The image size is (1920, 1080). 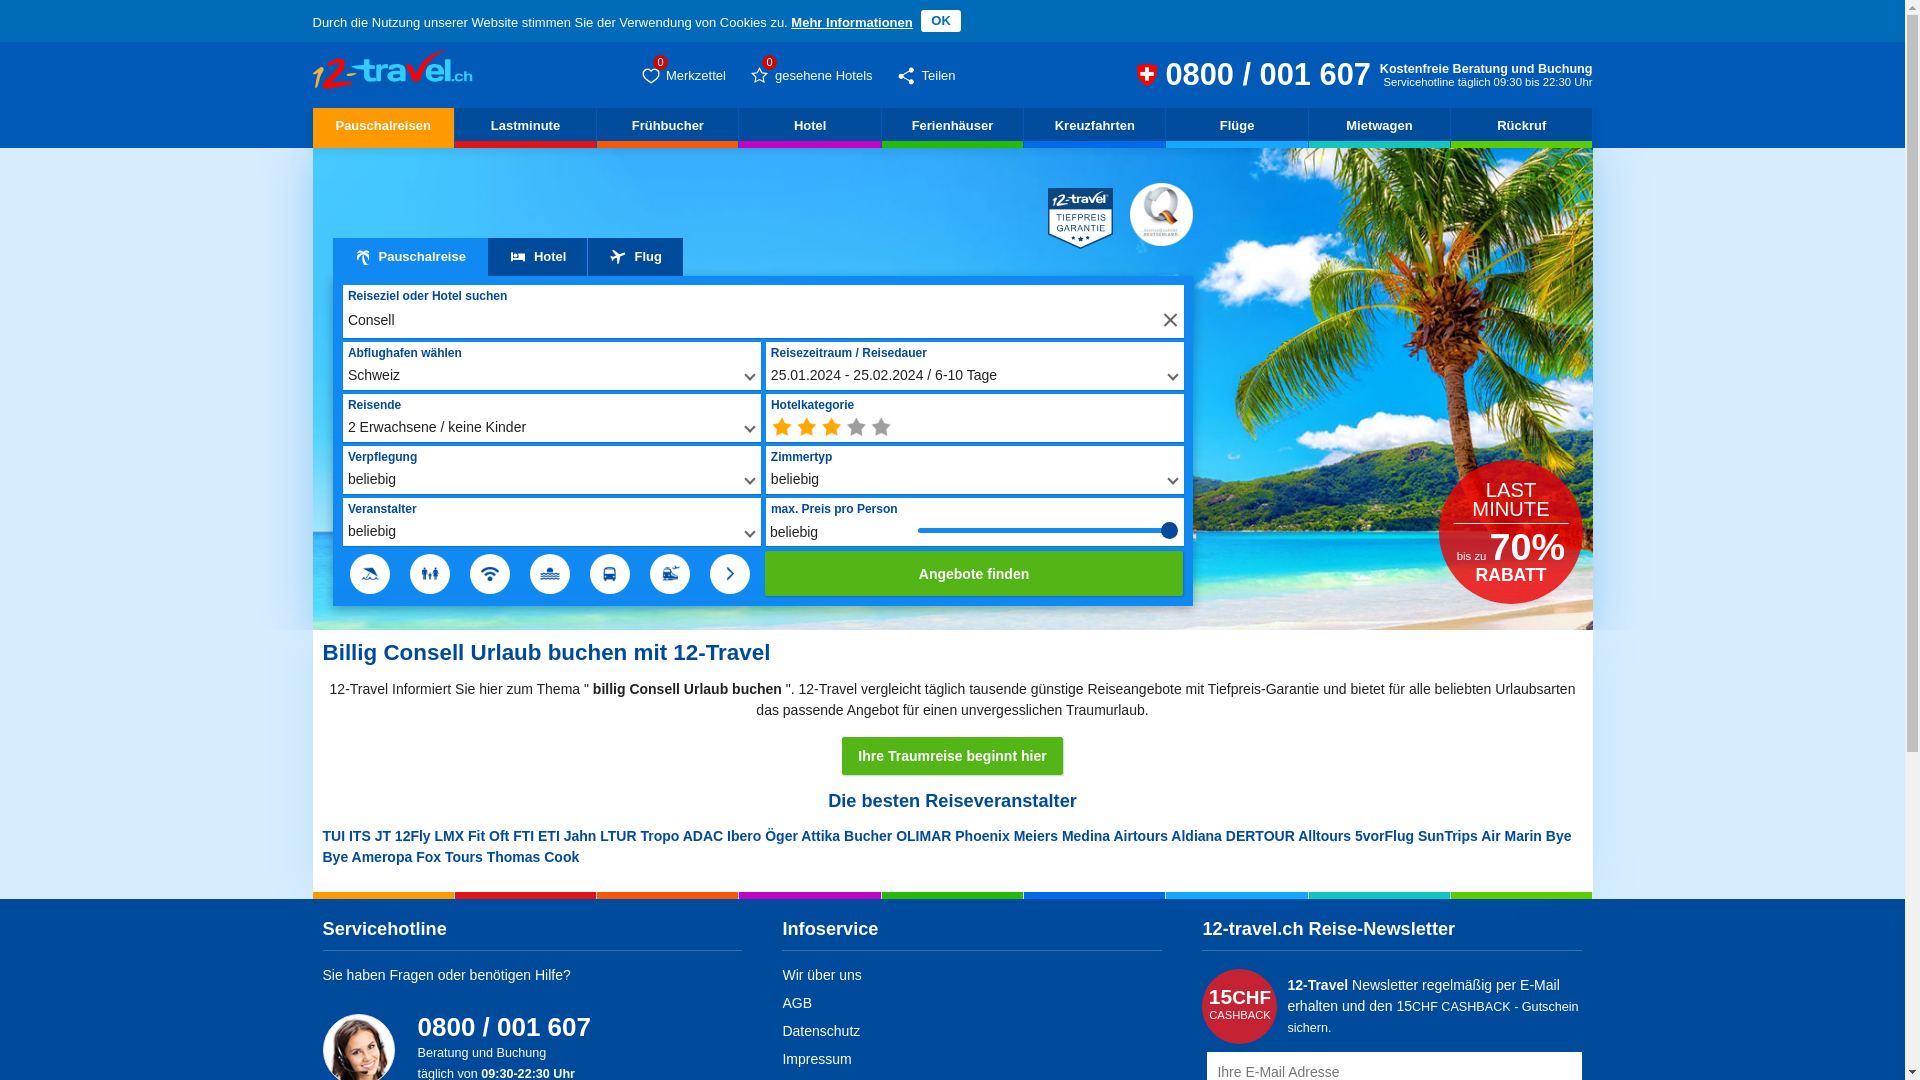 What do you see at coordinates (809, 127) in the screenshot?
I see `'Hotel'` at bounding box center [809, 127].